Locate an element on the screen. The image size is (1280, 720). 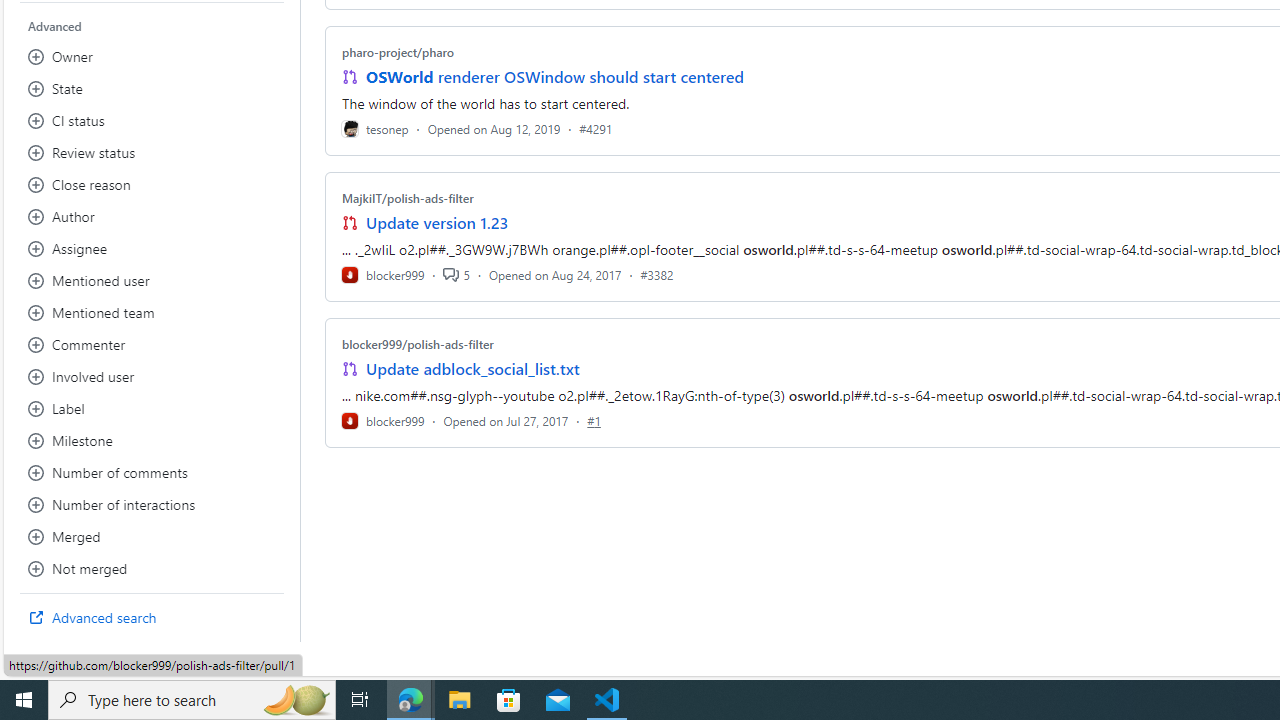
'Update adblock_social_list.txt' is located at coordinates (471, 368).